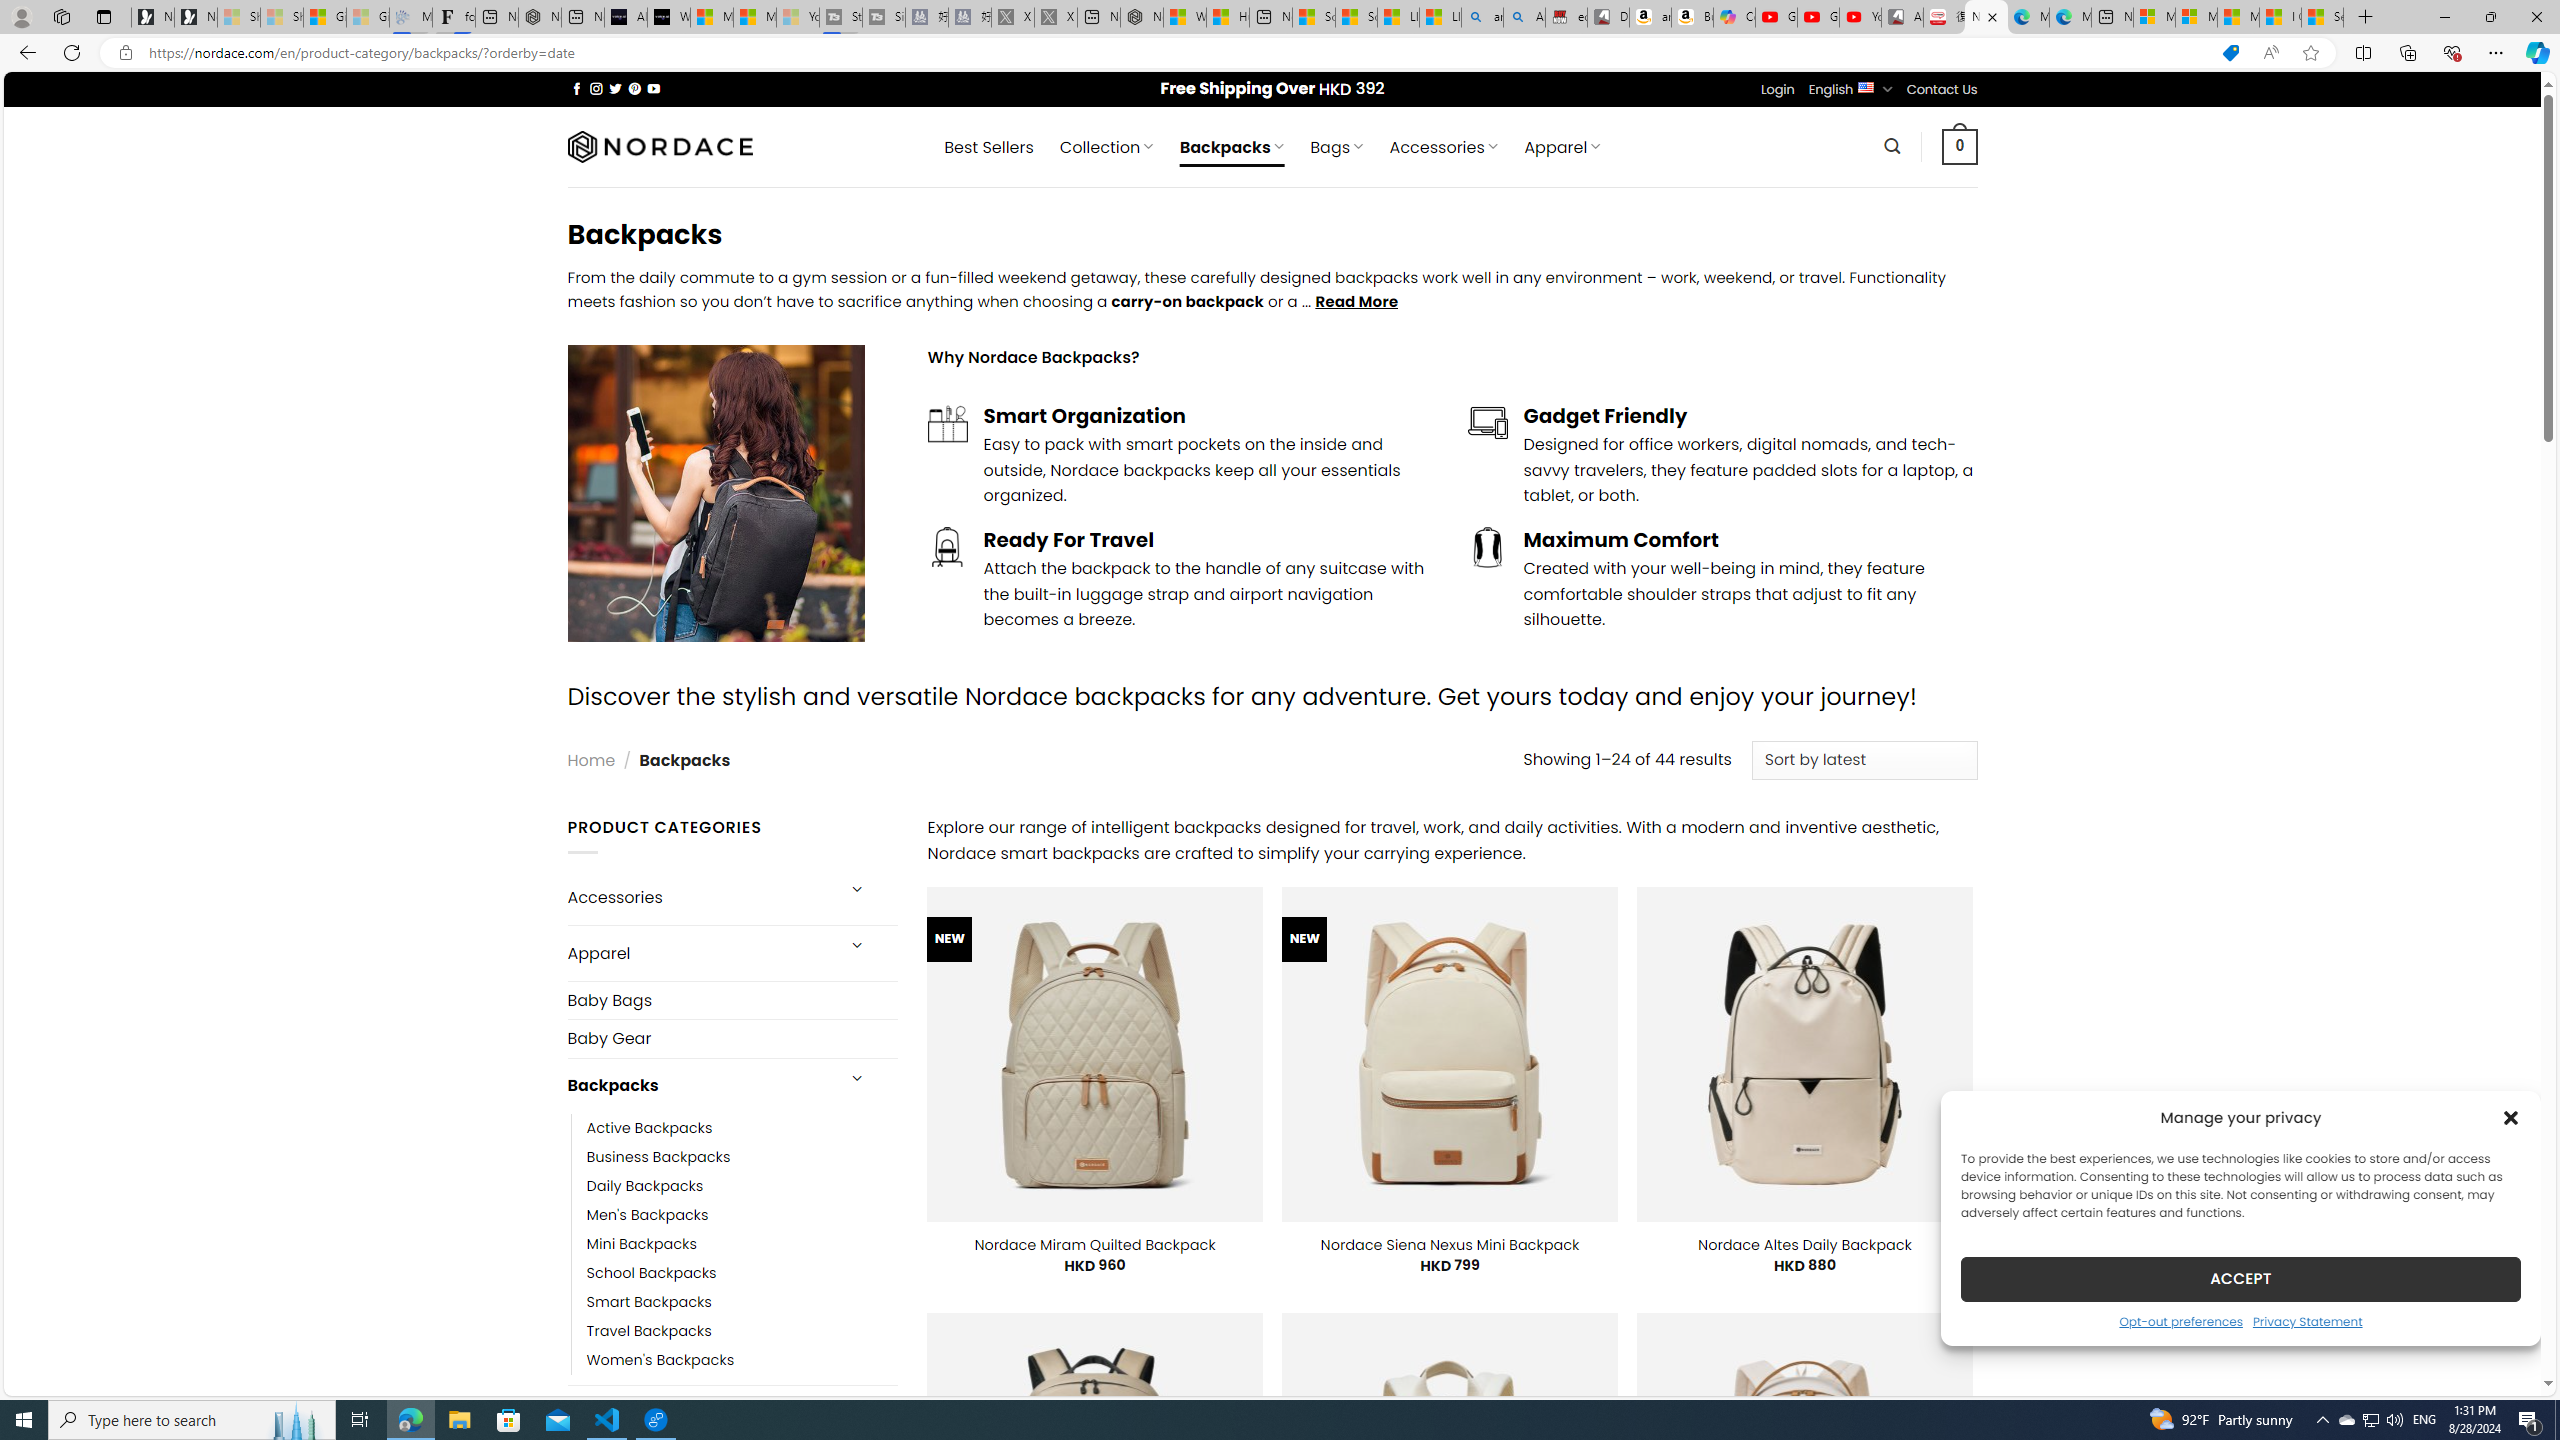 This screenshot has width=2560, height=1440. I want to click on 'Amazon Echo Dot PNG - Search Images', so click(1524, 16).